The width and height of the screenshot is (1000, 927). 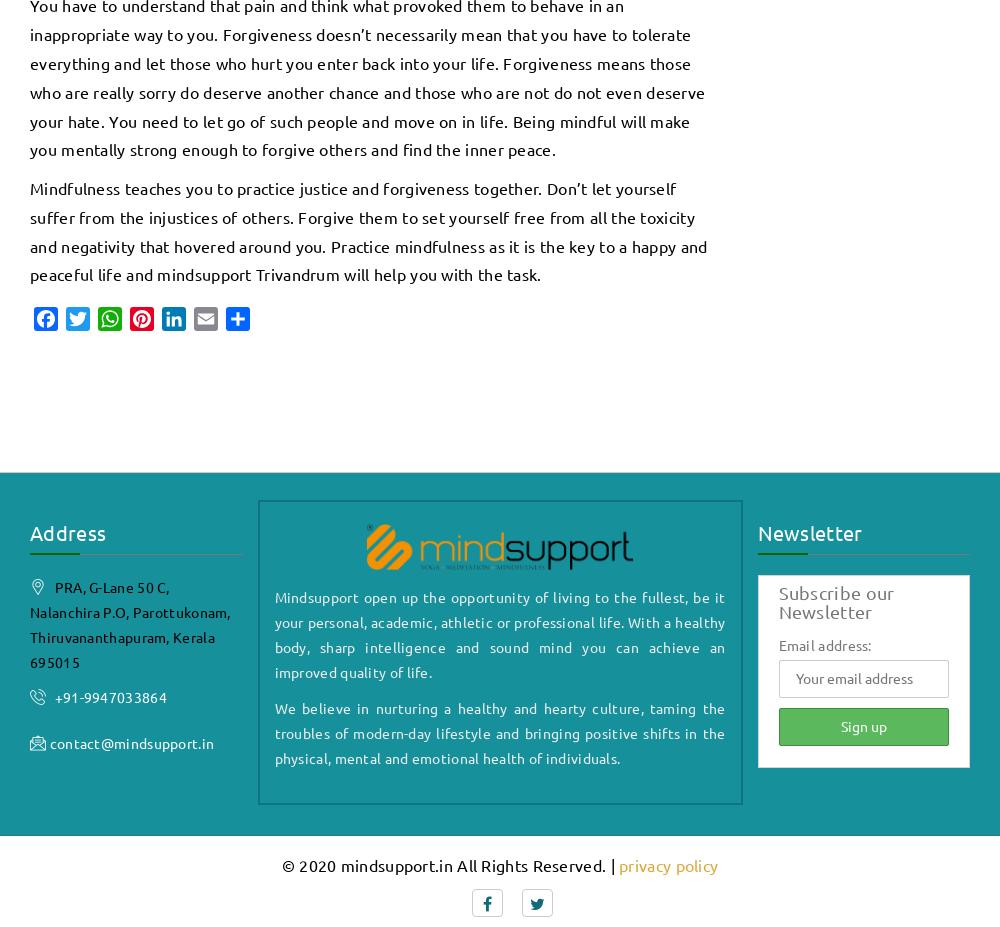 I want to click on 'PRA, G-Lane 50 C,', so click(x=109, y=585).